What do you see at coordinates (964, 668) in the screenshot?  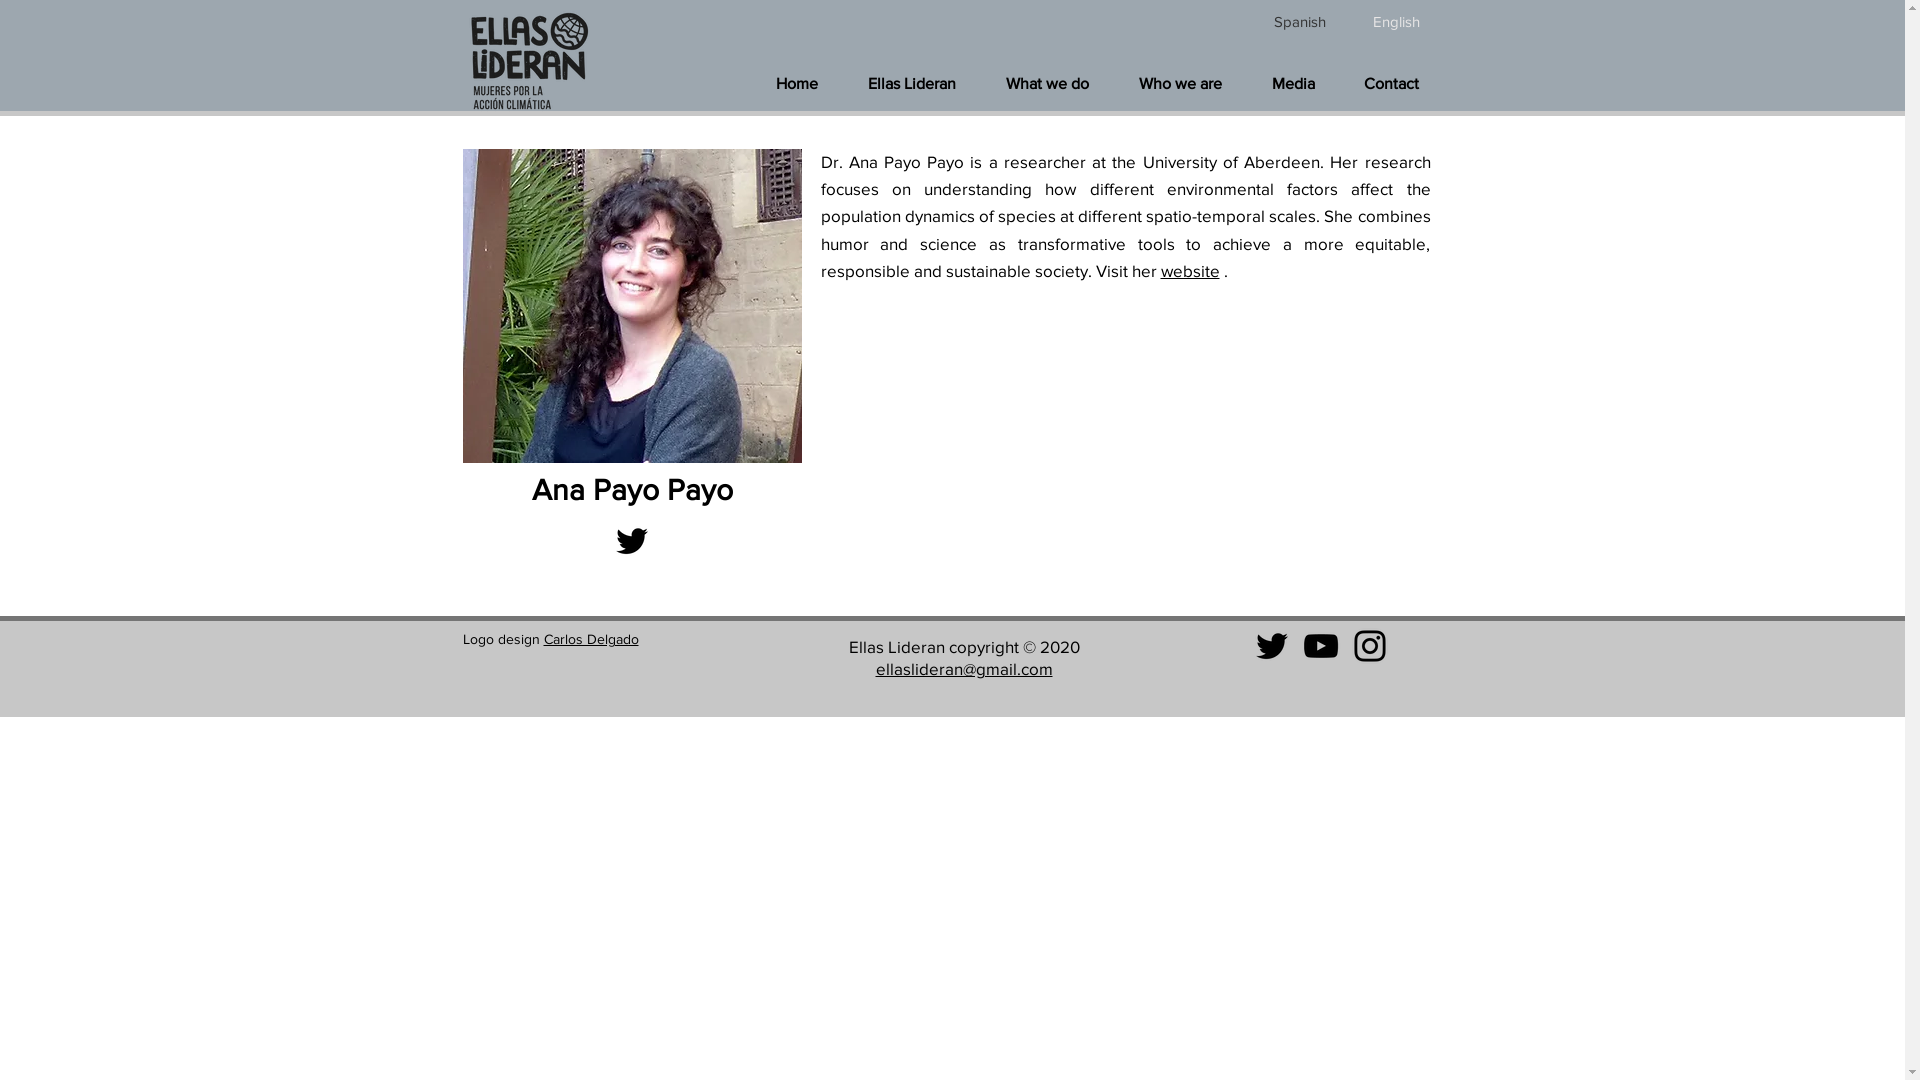 I see `'ellaslideran@gmail.com'` at bounding box center [964, 668].